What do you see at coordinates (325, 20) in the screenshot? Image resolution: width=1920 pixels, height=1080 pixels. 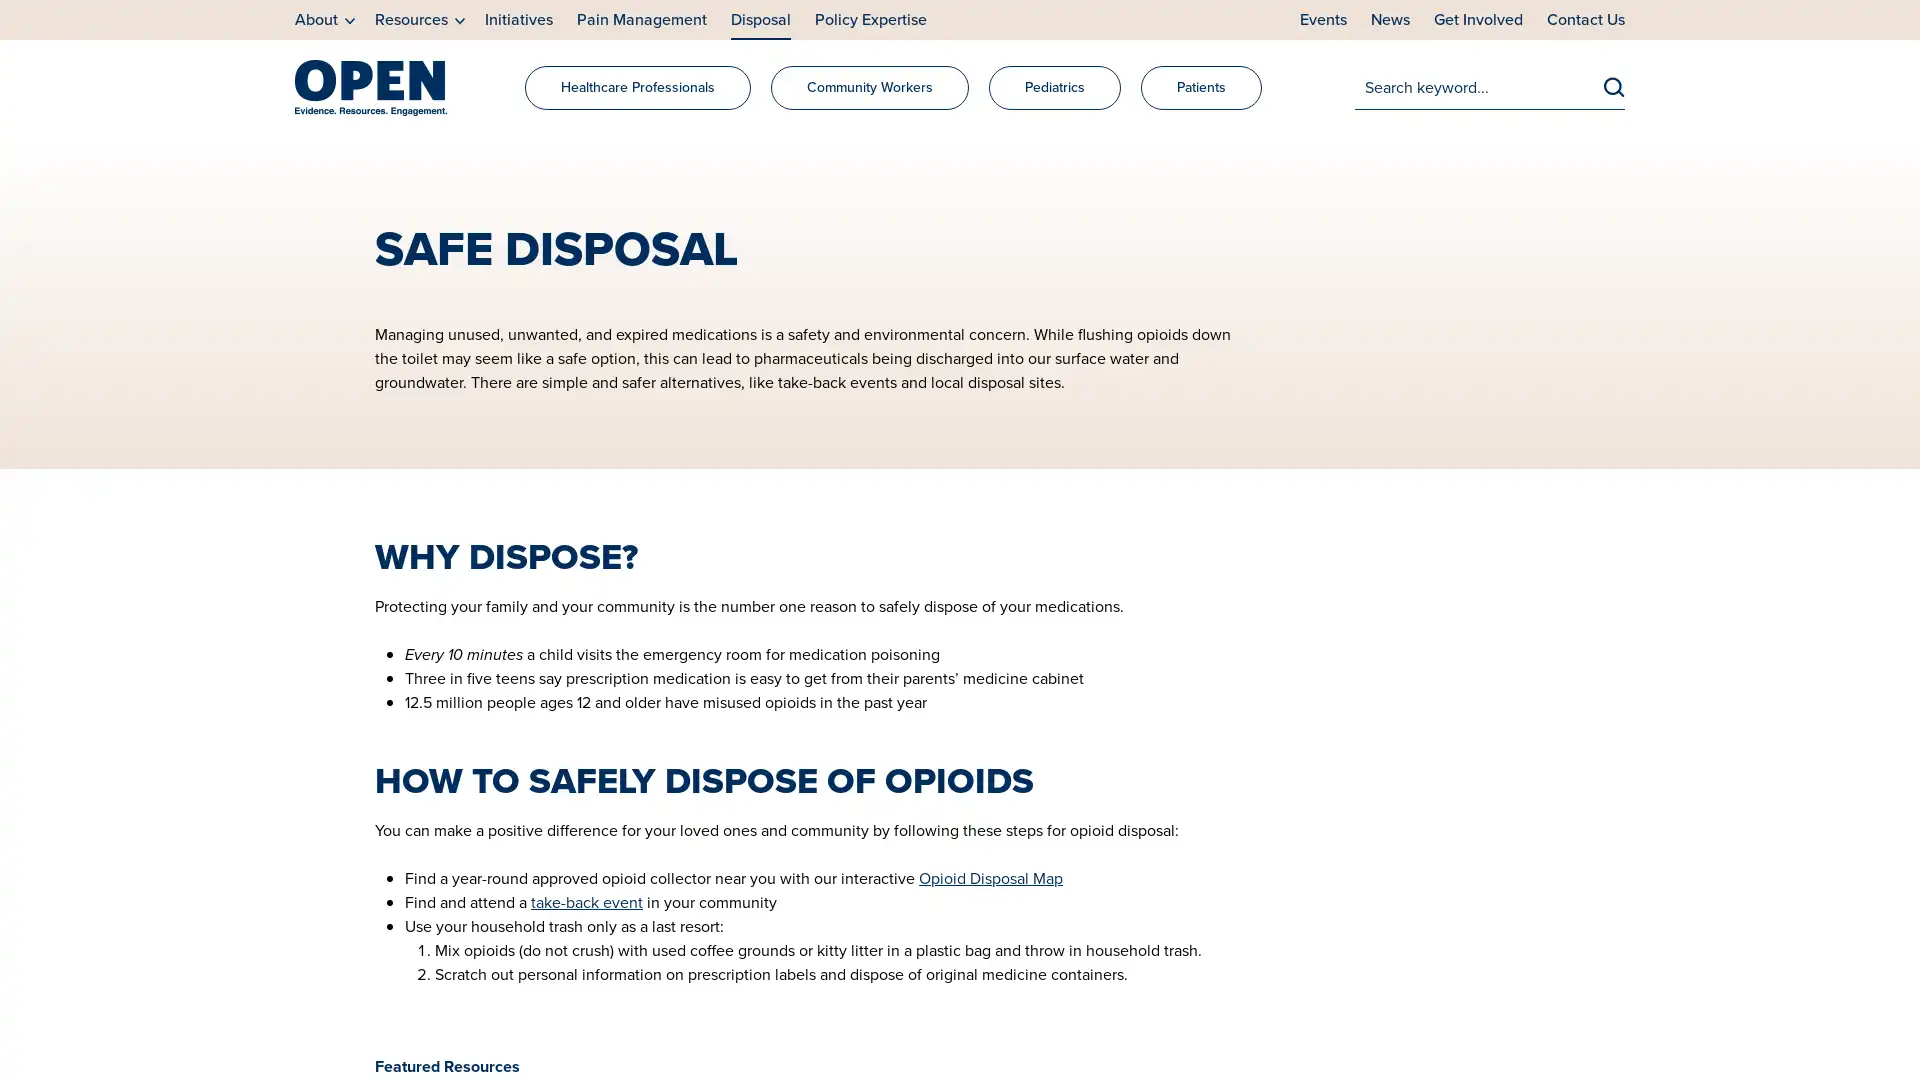 I see `About` at bounding box center [325, 20].